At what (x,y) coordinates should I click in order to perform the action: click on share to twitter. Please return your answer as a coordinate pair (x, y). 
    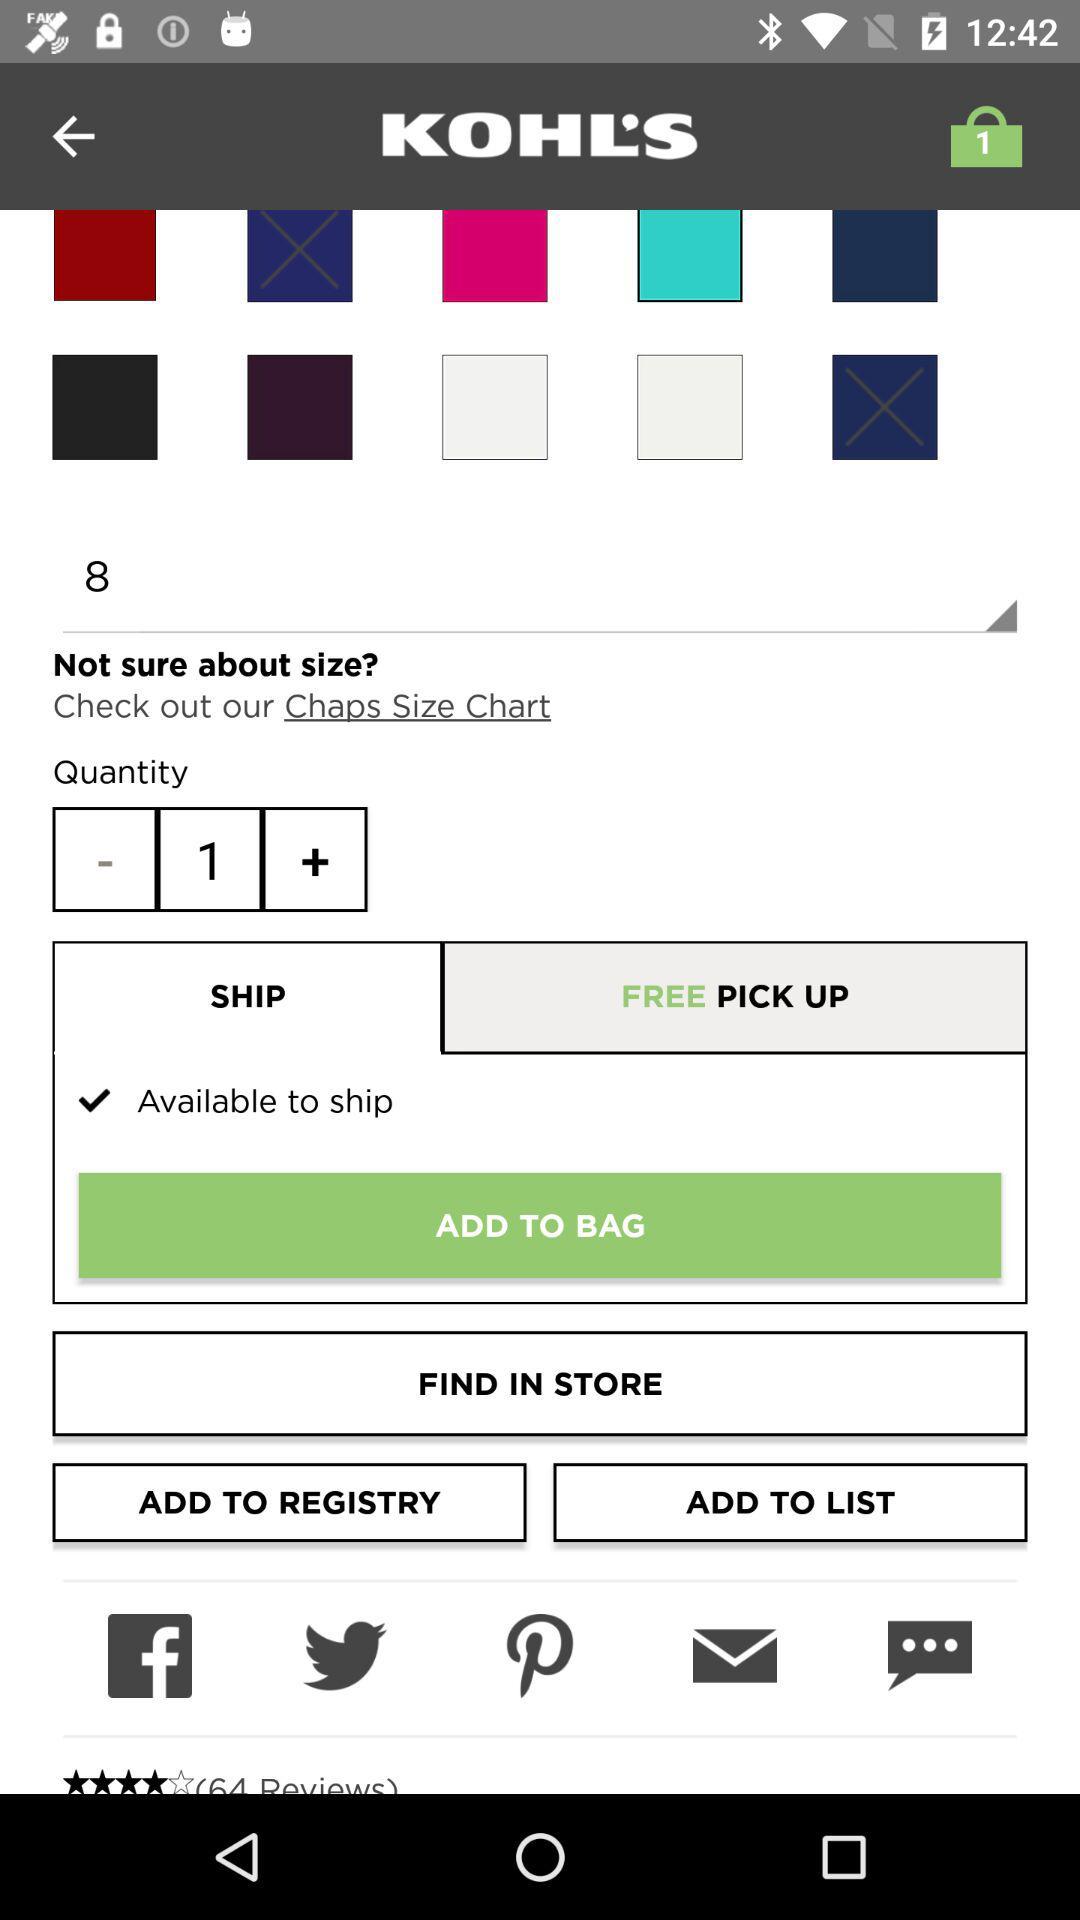
    Looking at the image, I should click on (343, 1656).